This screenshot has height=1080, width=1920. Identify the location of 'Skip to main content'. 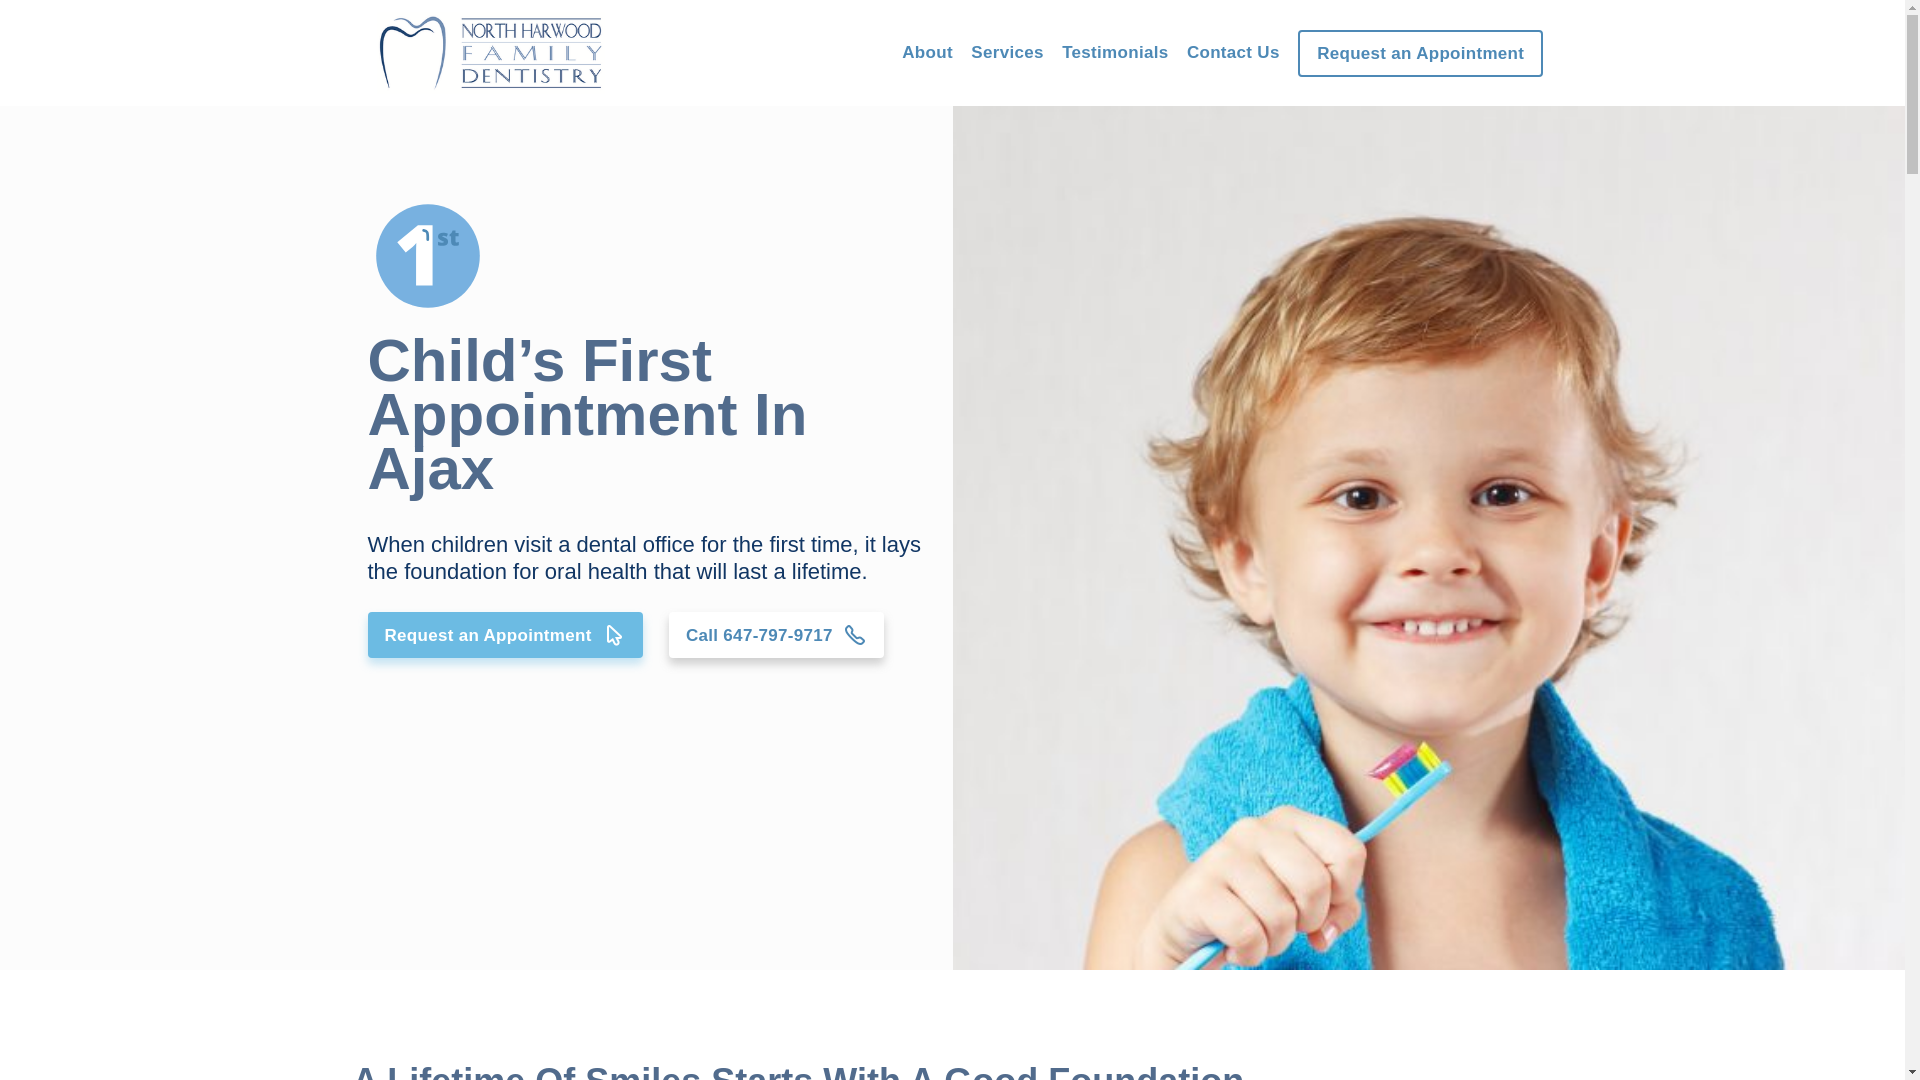
(0, 0).